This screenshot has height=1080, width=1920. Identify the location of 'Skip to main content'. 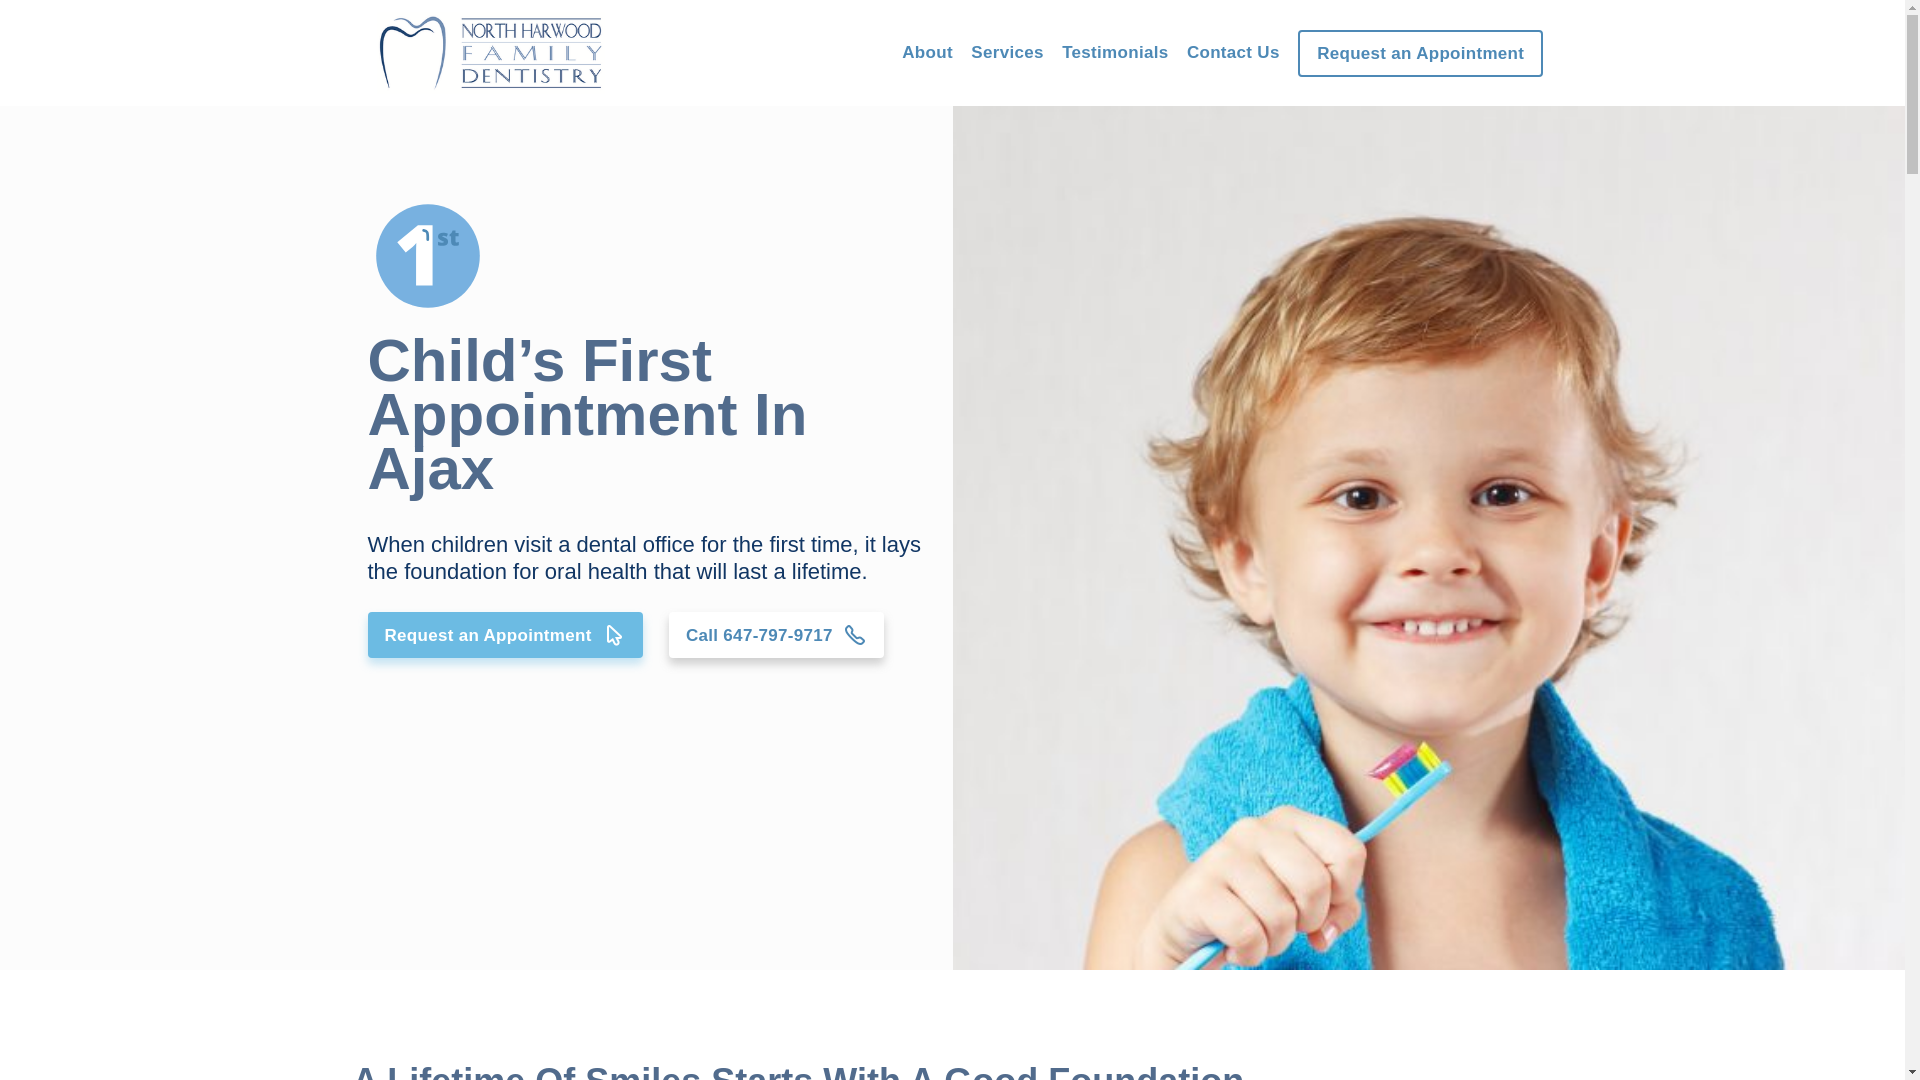
(0, 0).